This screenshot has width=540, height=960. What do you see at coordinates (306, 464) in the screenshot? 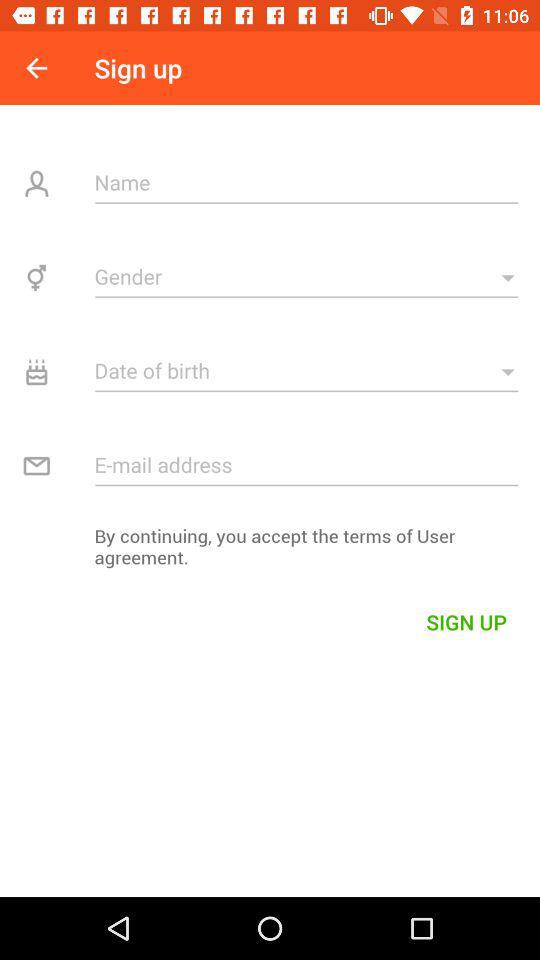
I see `email address` at bounding box center [306, 464].